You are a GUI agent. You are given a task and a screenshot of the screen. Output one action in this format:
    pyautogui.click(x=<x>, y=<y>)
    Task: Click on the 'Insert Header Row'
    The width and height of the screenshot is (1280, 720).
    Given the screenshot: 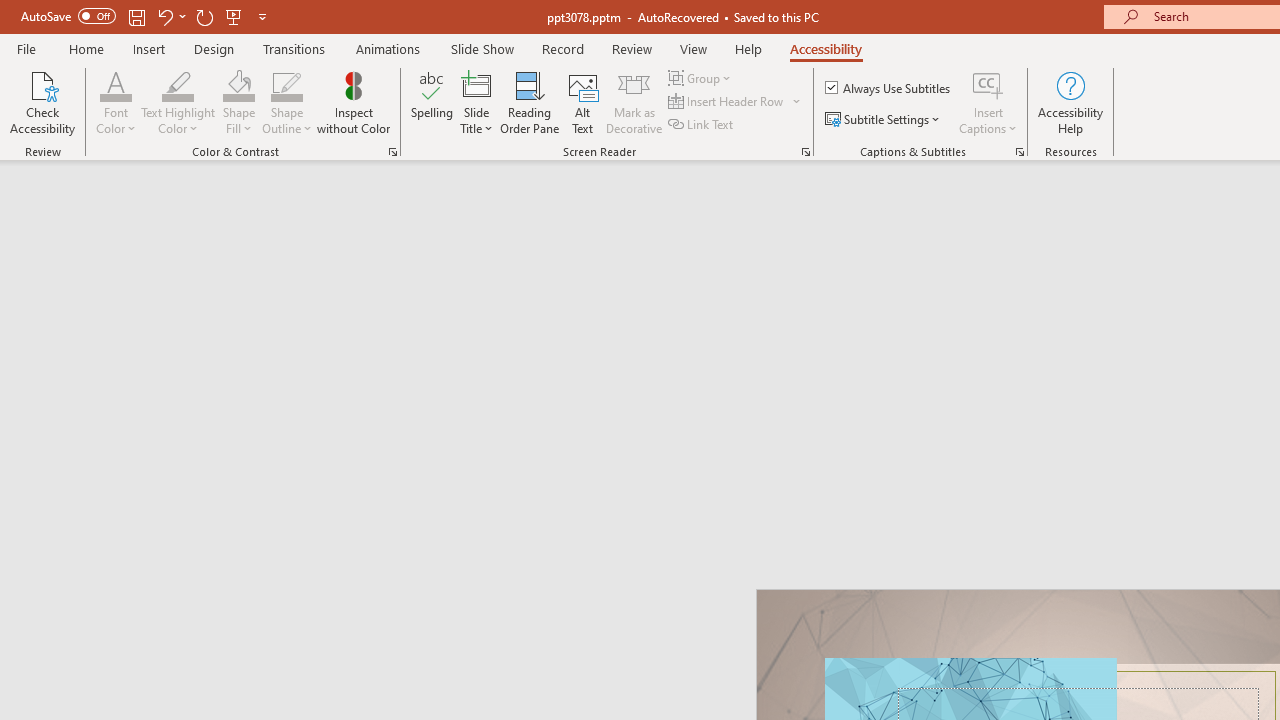 What is the action you would take?
    pyautogui.click(x=726, y=101)
    